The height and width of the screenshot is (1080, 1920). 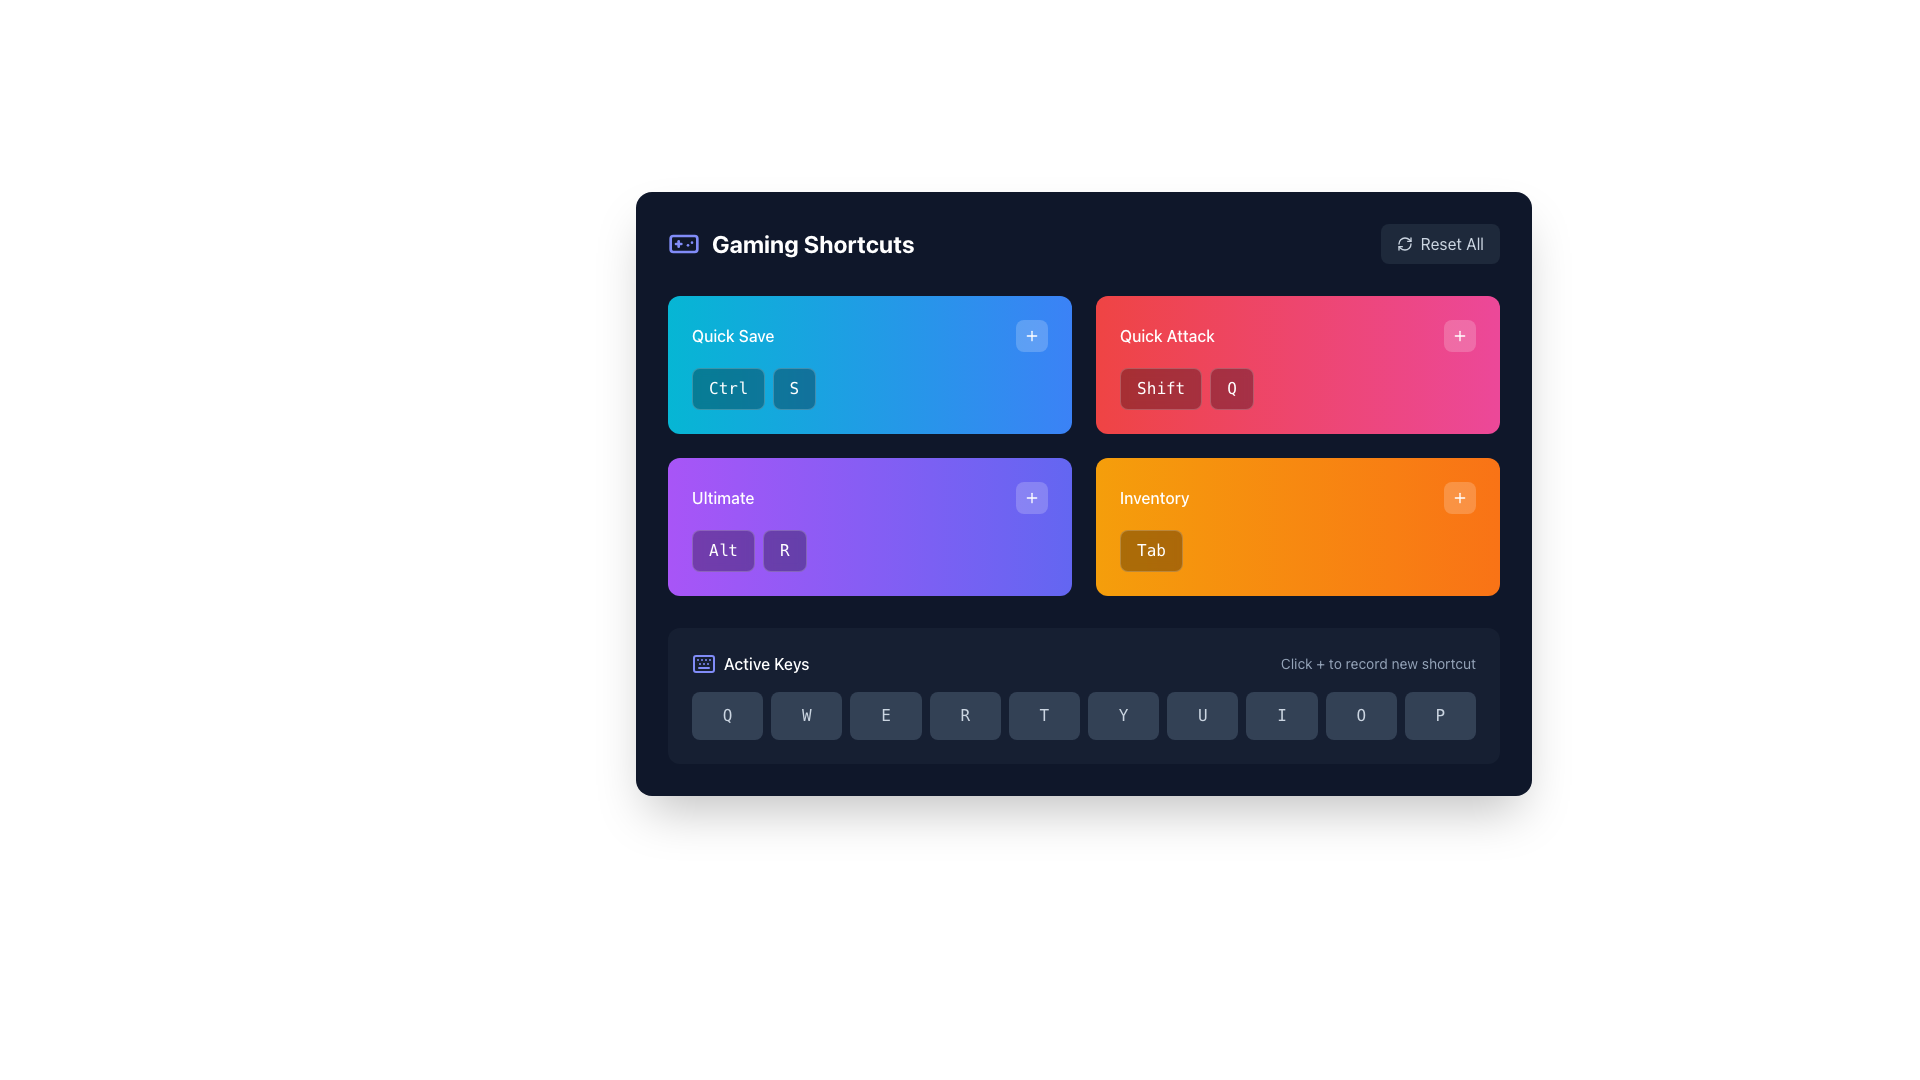 What do you see at coordinates (806, 715) in the screenshot?
I see `the rectangular button with a dark slate grey background and light grey text displaying 'W'` at bounding box center [806, 715].